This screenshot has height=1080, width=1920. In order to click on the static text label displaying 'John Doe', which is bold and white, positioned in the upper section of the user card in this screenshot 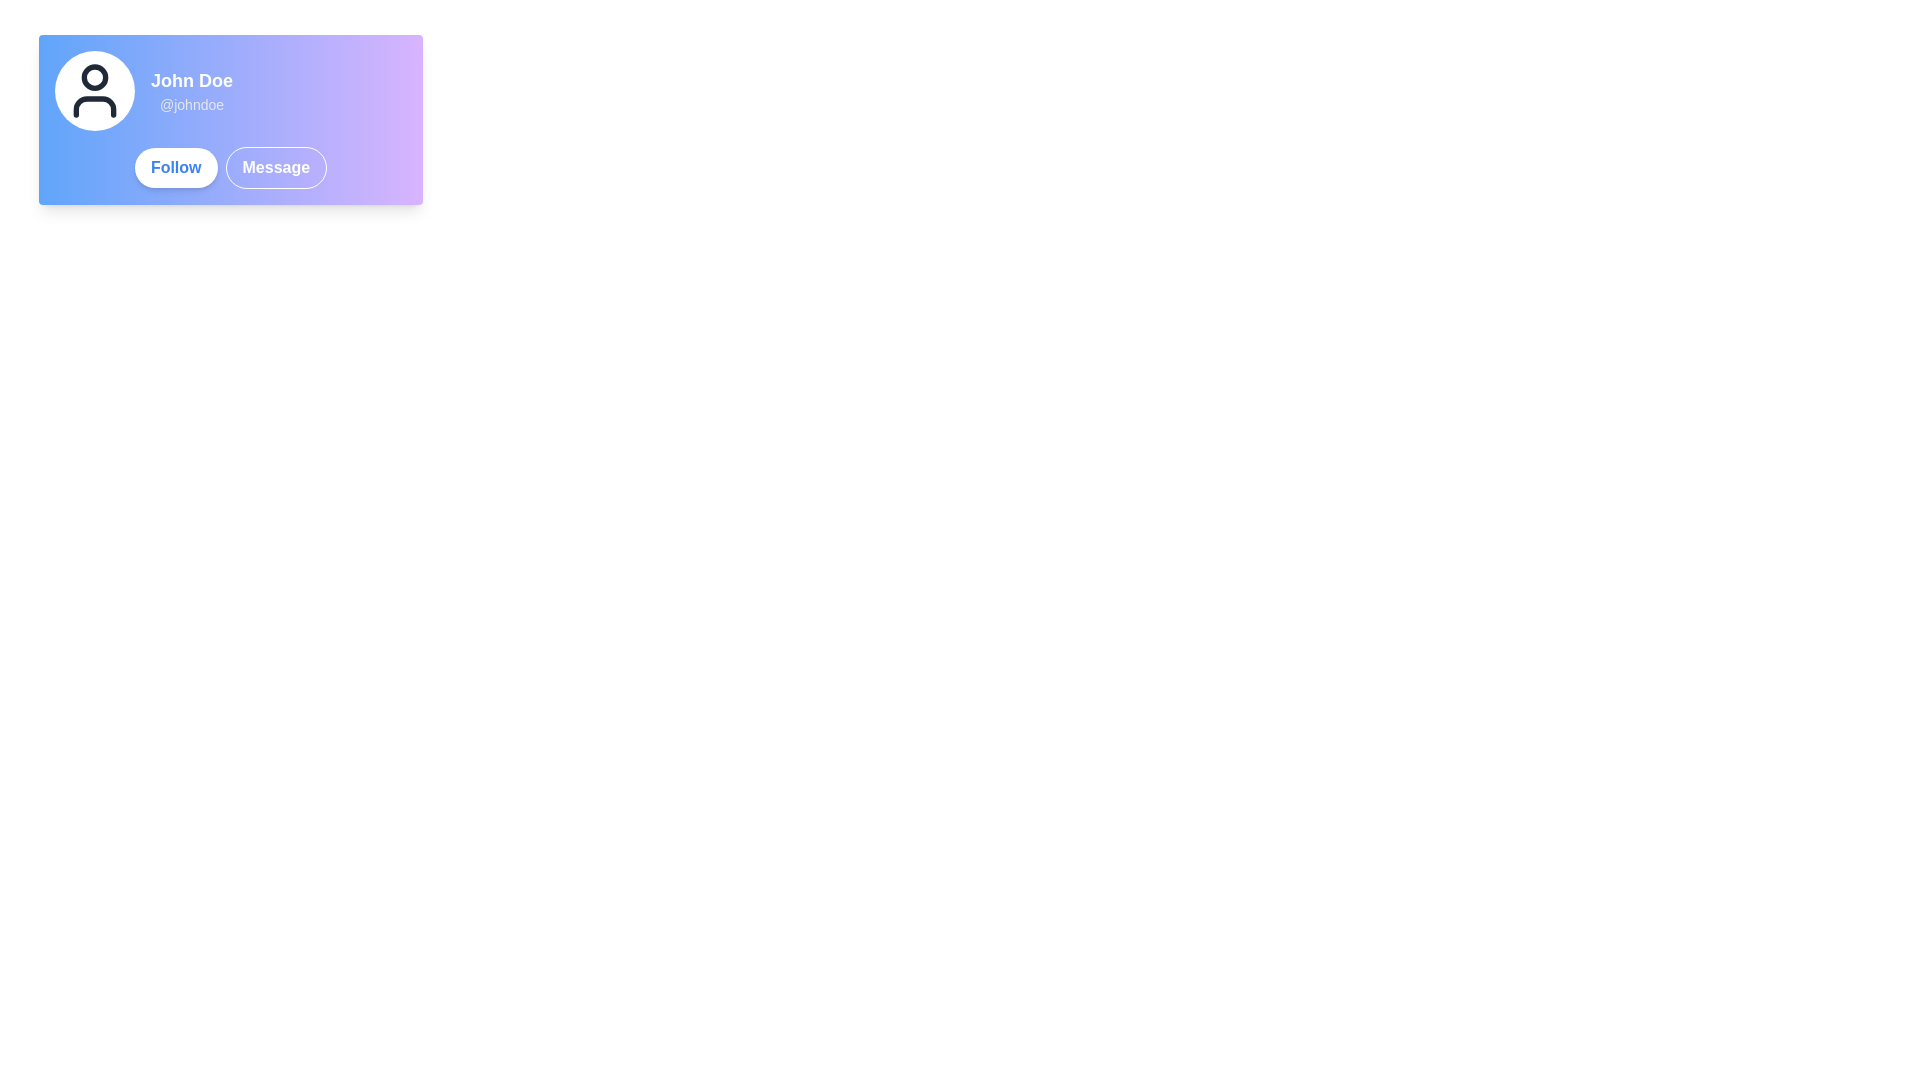, I will do `click(192, 80)`.